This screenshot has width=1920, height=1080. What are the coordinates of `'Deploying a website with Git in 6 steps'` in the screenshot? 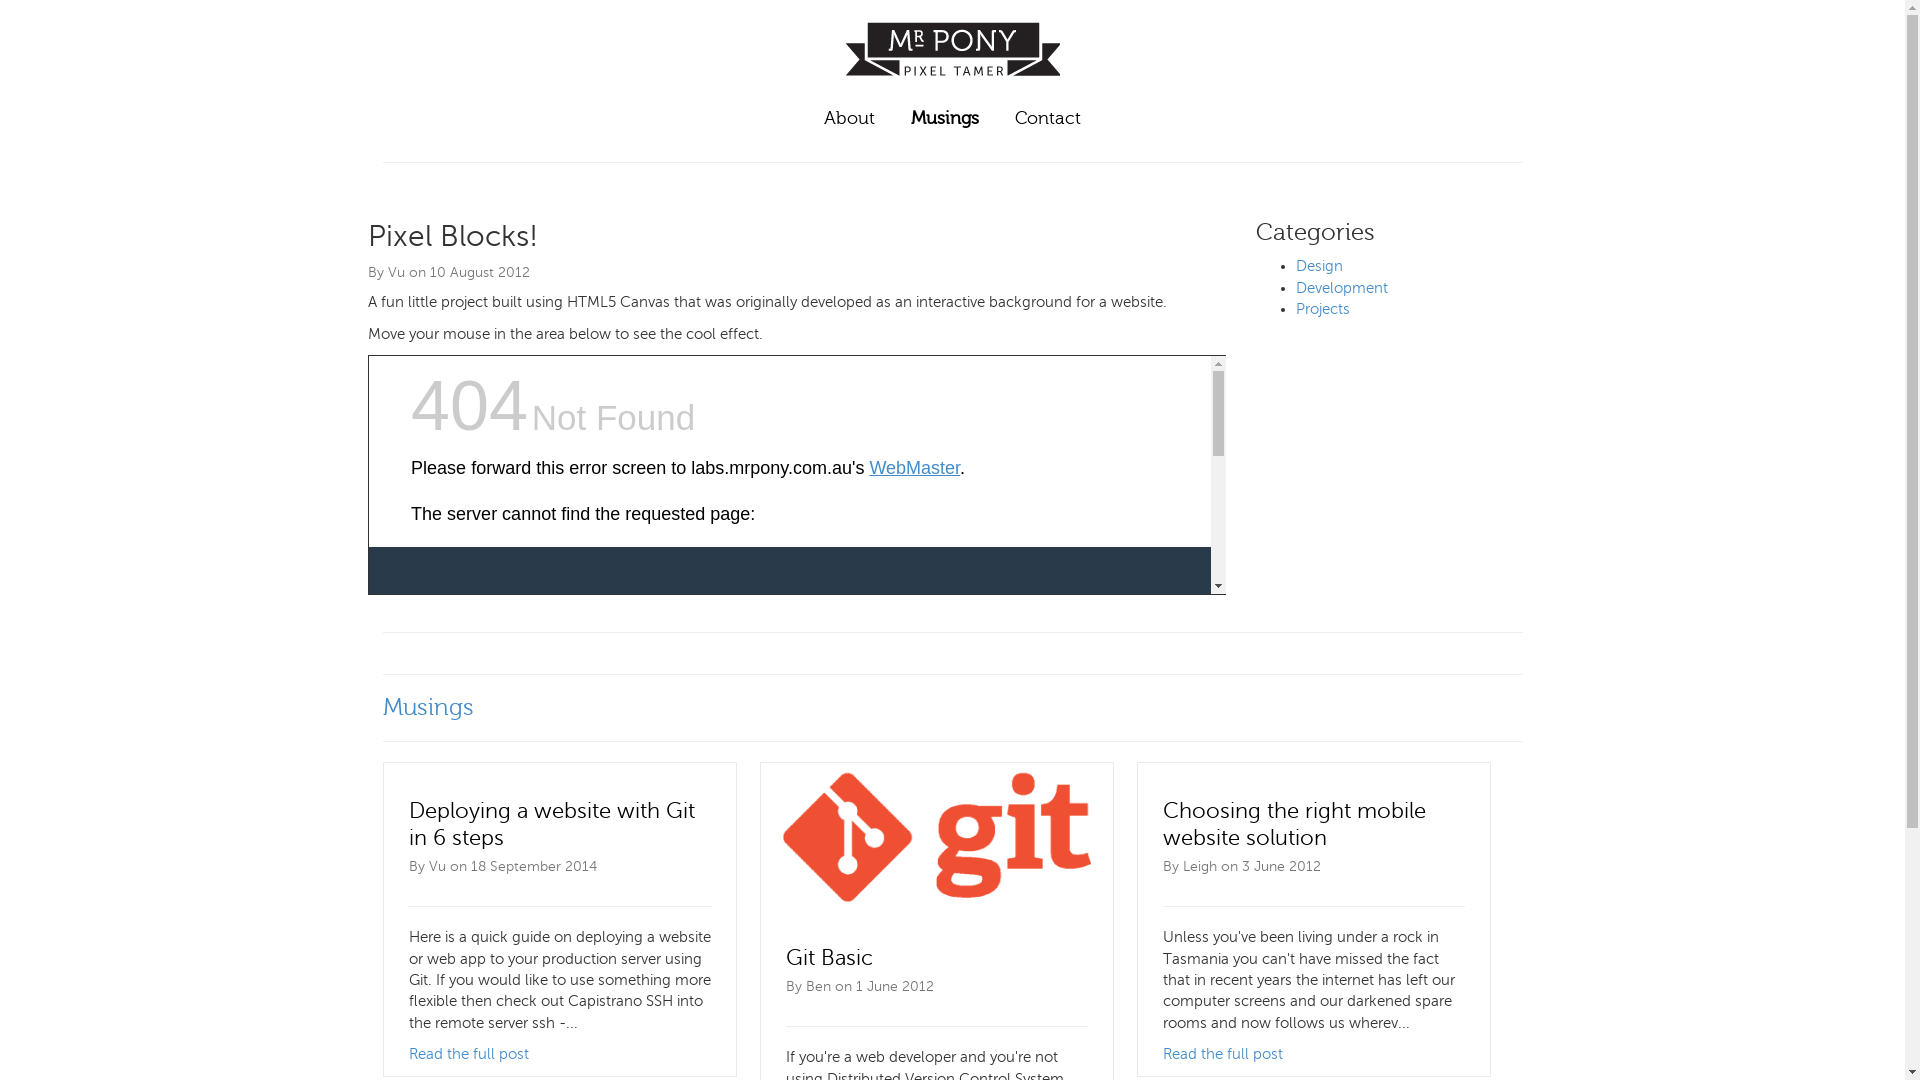 It's located at (551, 824).